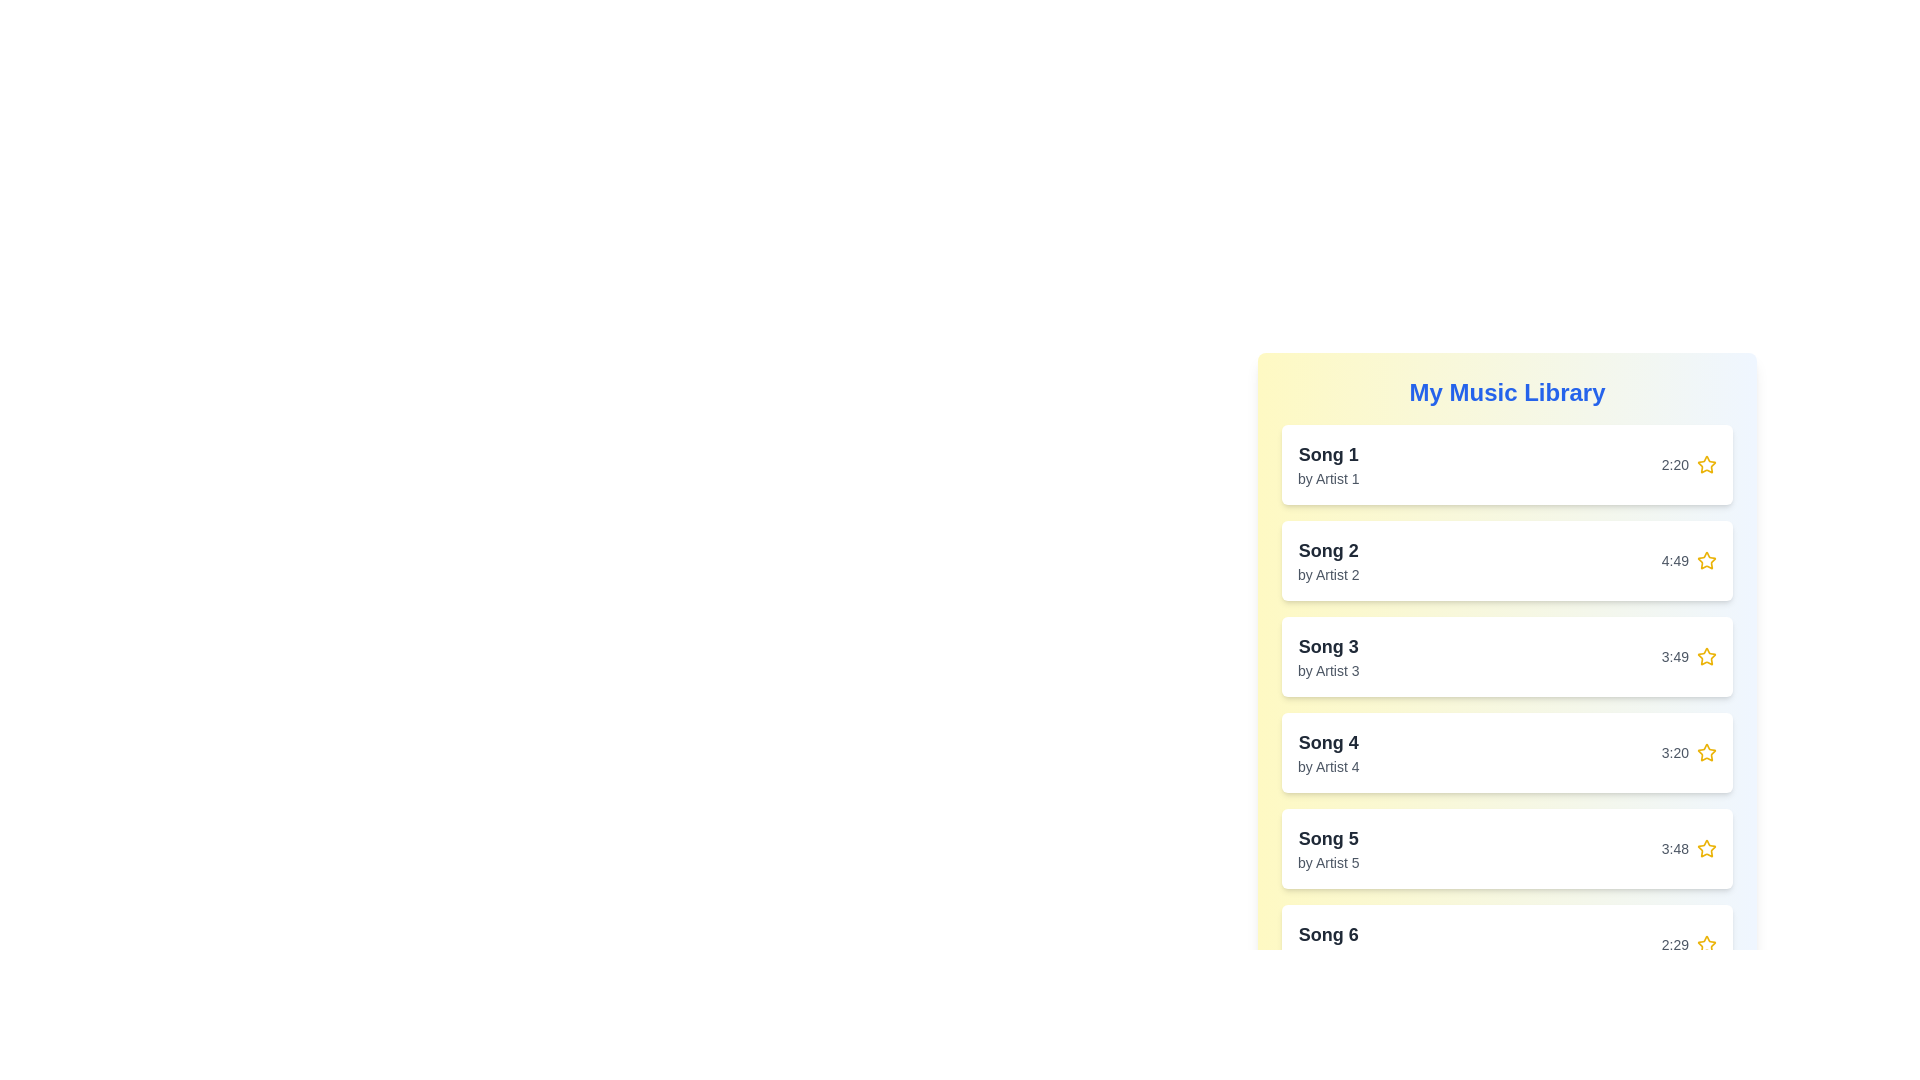 This screenshot has height=1080, width=1920. Describe the element at coordinates (1688, 752) in the screenshot. I see `the icon located at the bottom-right corner of the card labeled 'Song 4 by Artist 4' in the music library list` at that location.